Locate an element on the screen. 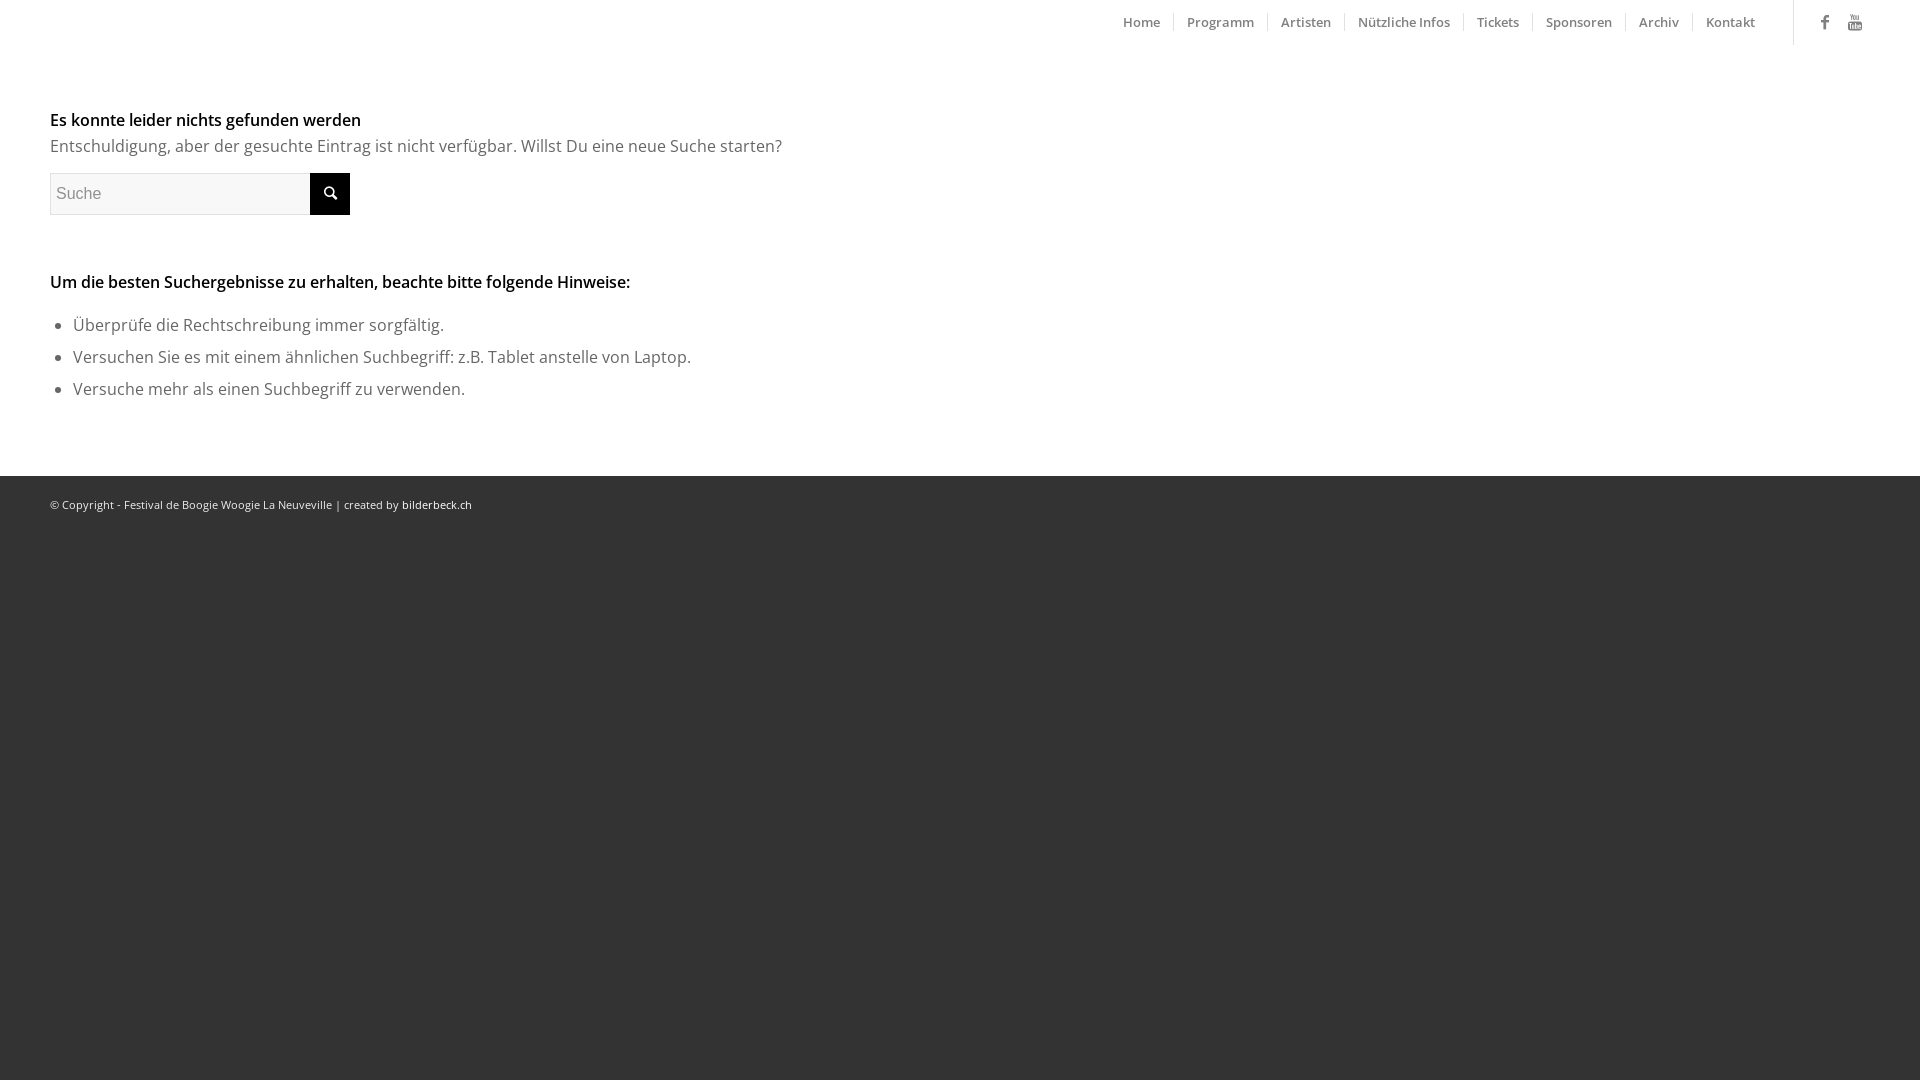  'Home' is located at coordinates (1108, 22).